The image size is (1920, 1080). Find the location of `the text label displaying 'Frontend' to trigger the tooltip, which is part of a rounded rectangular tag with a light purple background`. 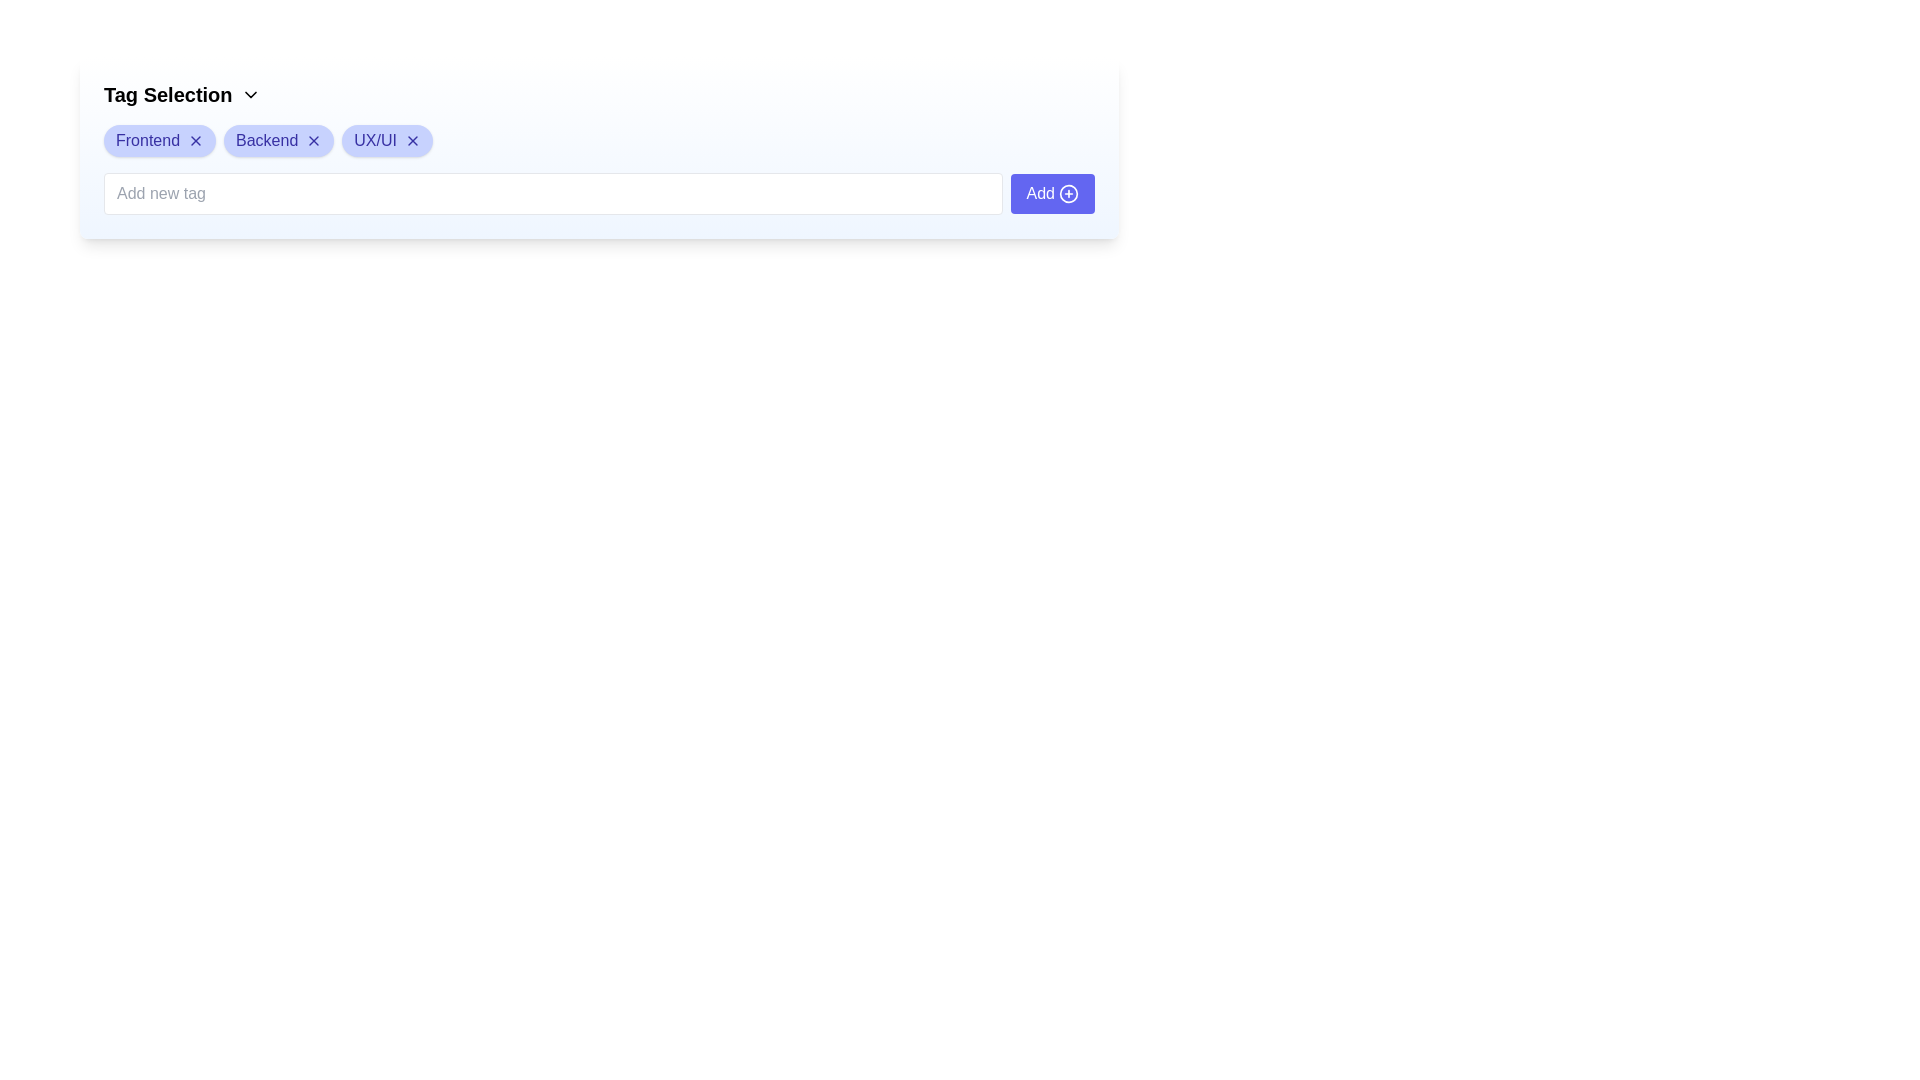

the text label displaying 'Frontend' to trigger the tooltip, which is part of a rounded rectangular tag with a light purple background is located at coordinates (147, 140).